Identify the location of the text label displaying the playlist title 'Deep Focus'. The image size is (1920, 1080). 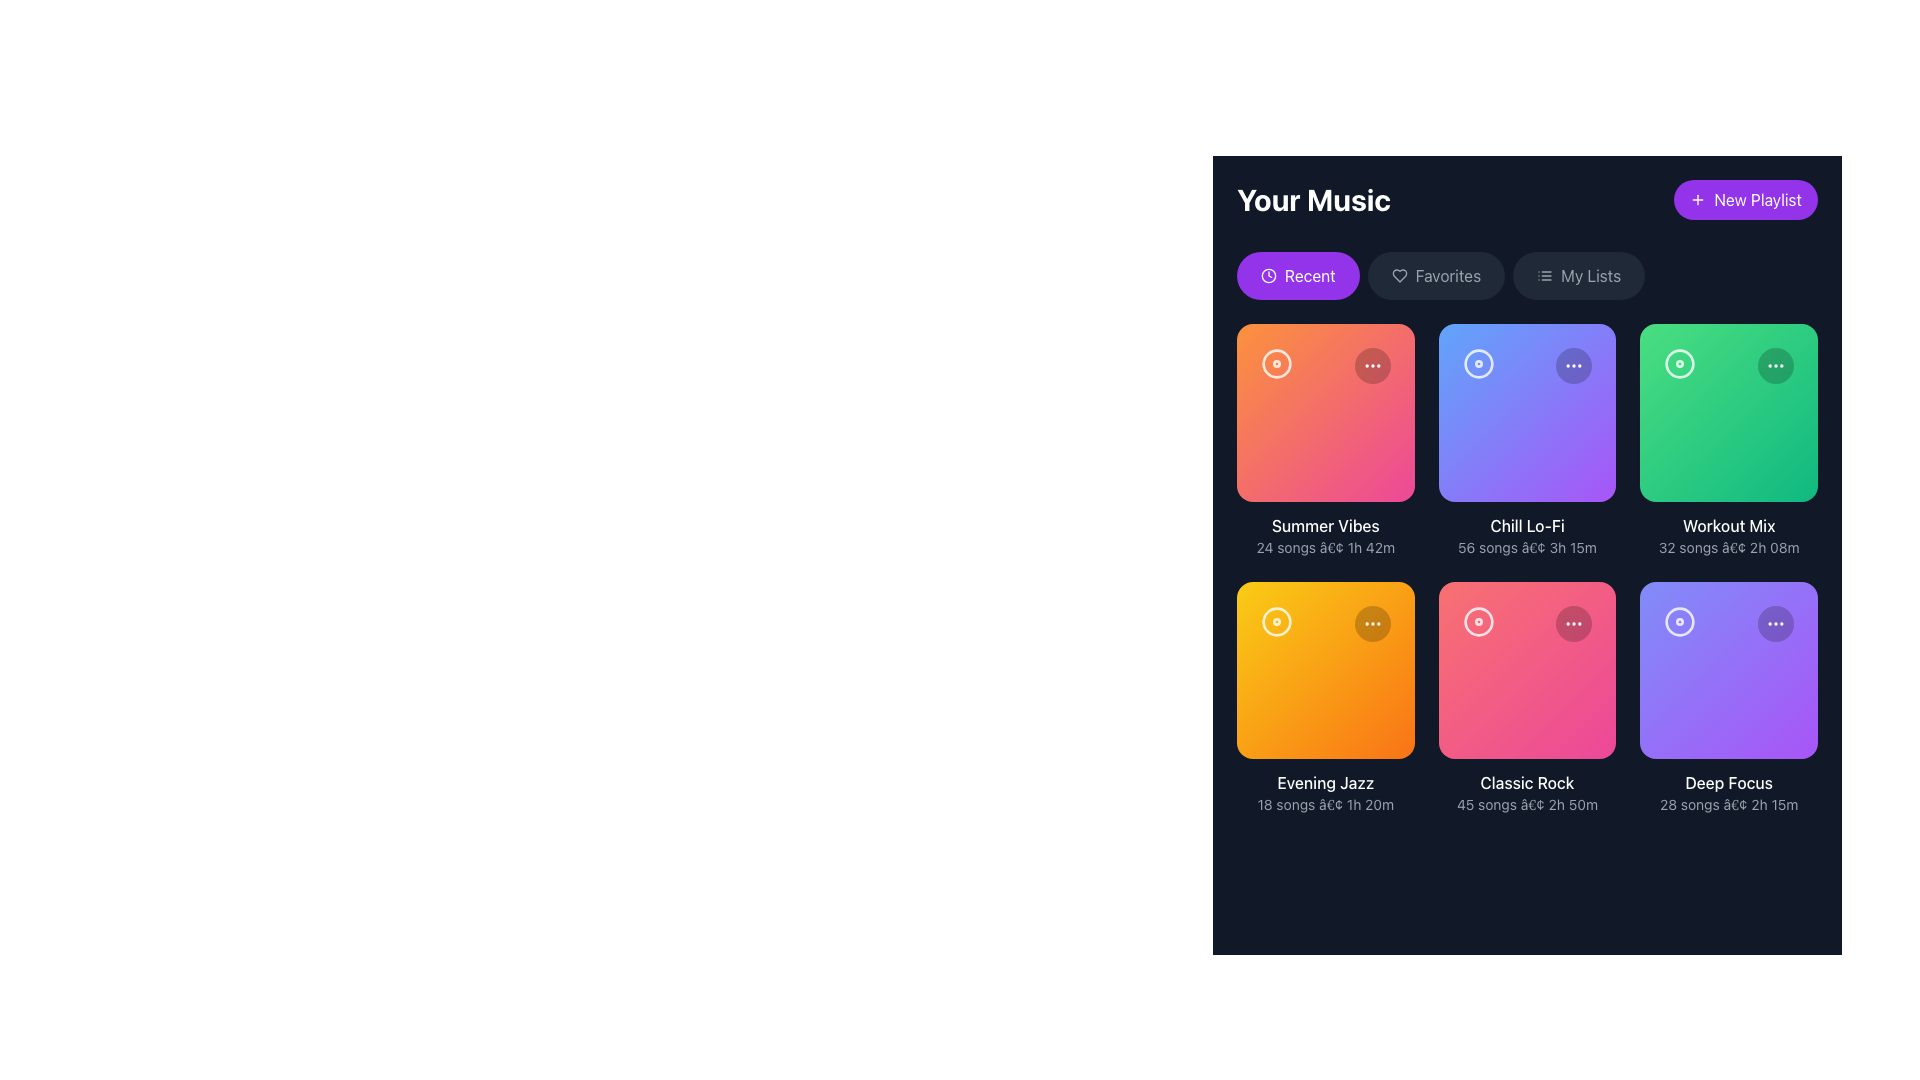
(1728, 782).